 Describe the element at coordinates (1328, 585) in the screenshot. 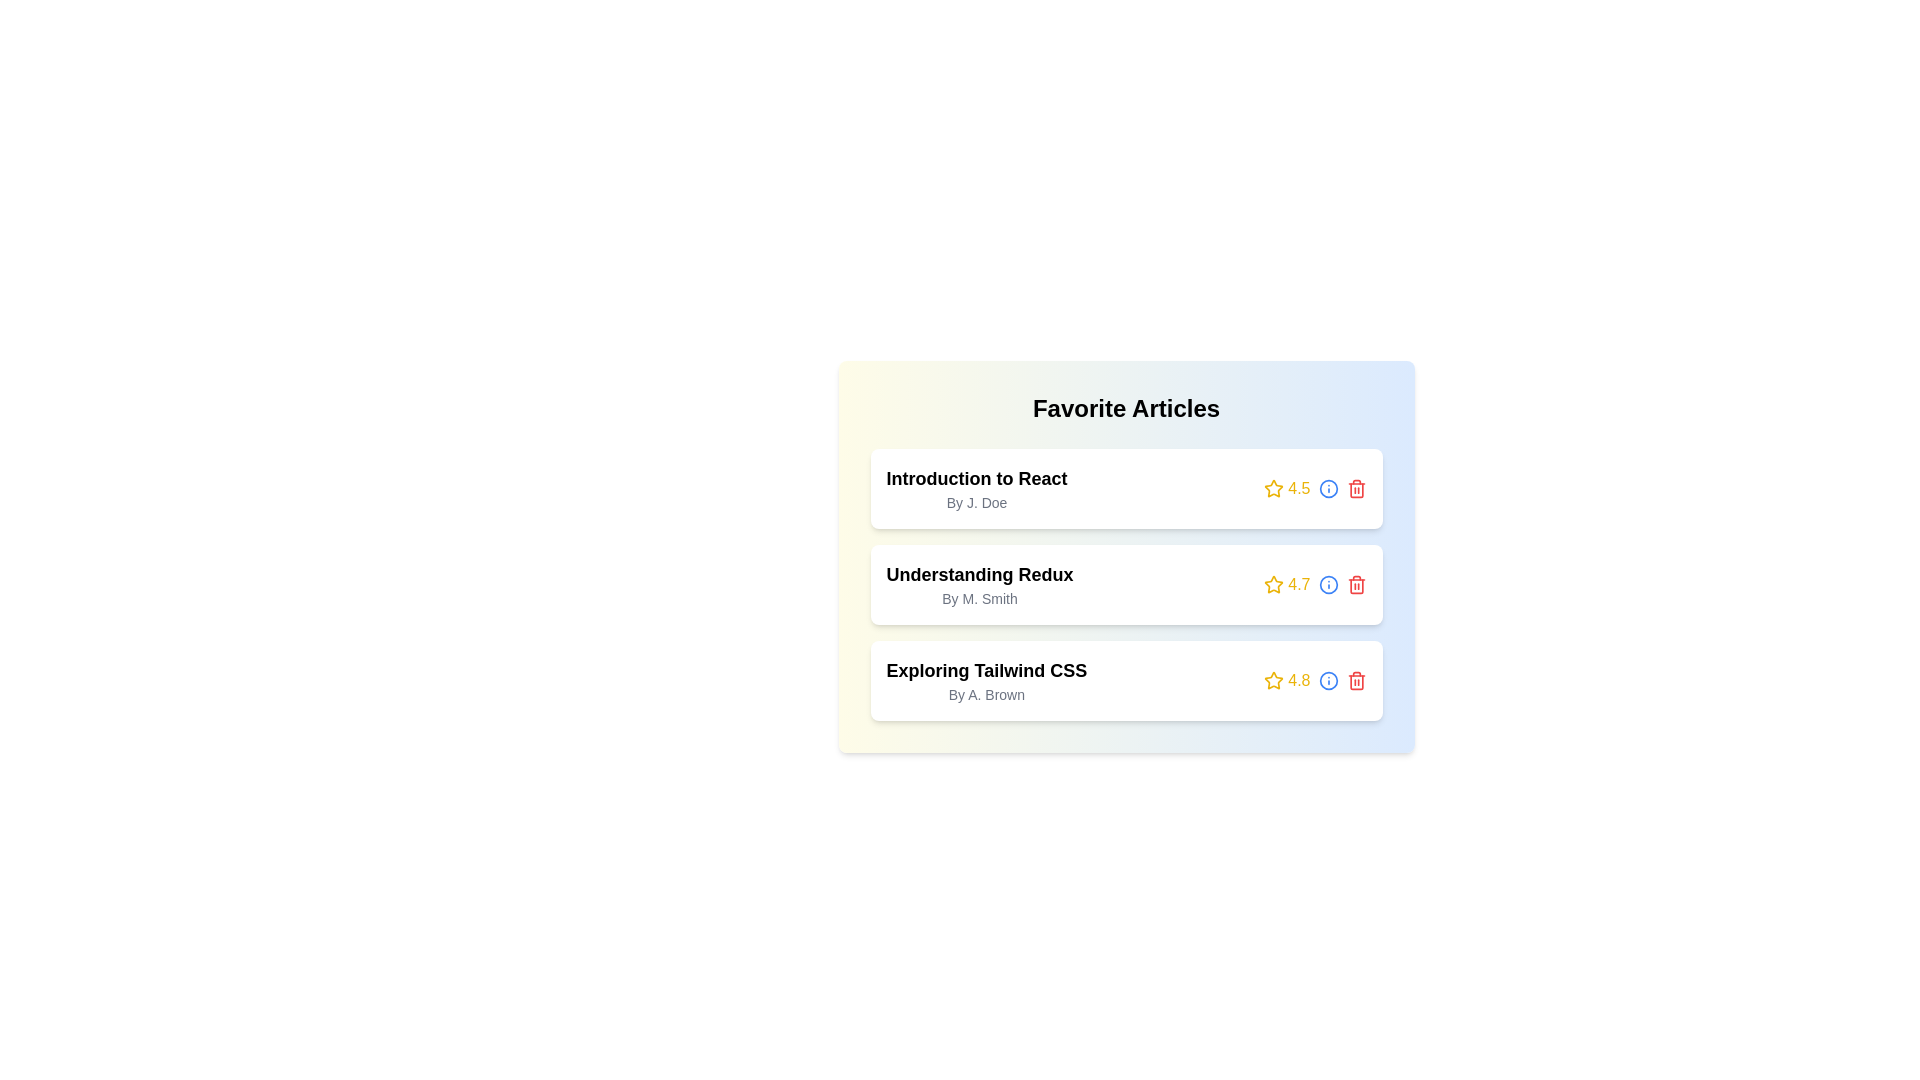

I see `the 'info' icon next to the article titled 'Understanding Redux' to view its details` at that location.